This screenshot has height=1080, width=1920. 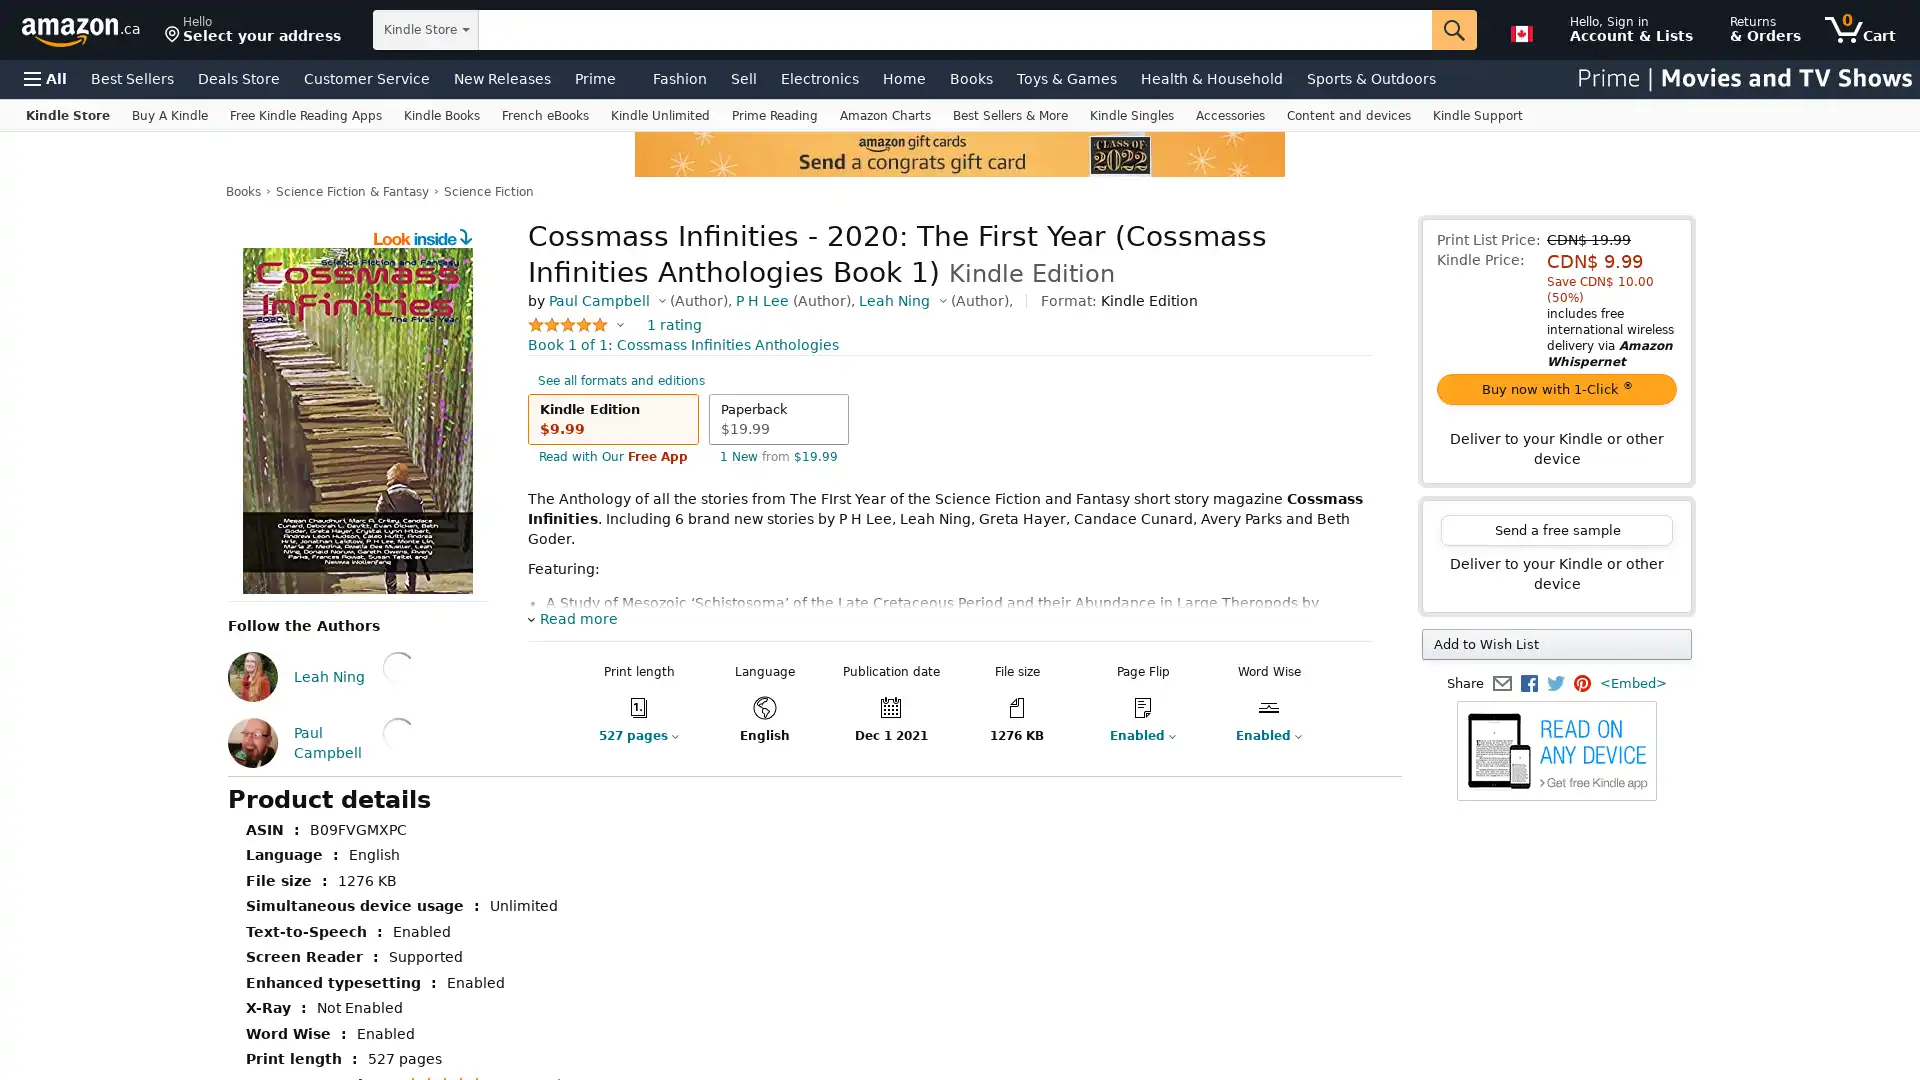 What do you see at coordinates (1130, 756) in the screenshot?
I see `Enabled` at bounding box center [1130, 756].